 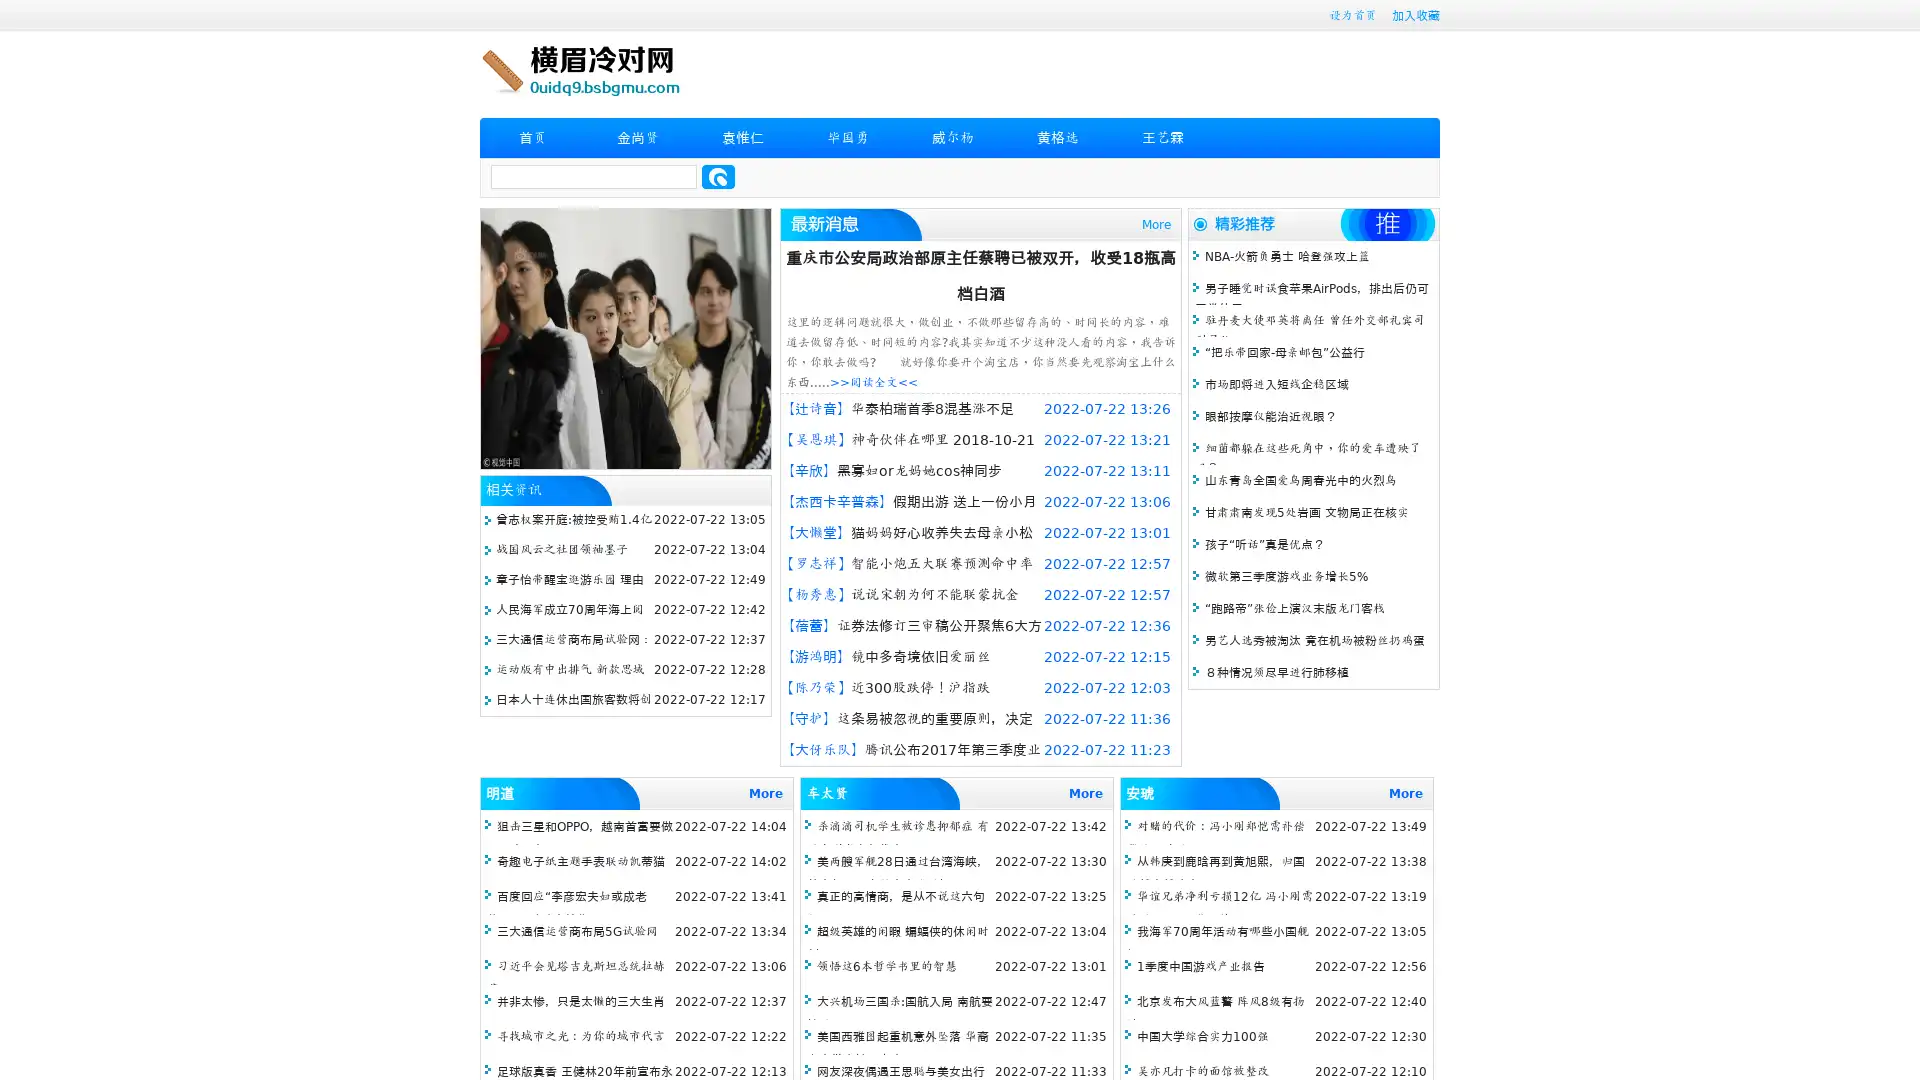 I want to click on Search, so click(x=718, y=176).